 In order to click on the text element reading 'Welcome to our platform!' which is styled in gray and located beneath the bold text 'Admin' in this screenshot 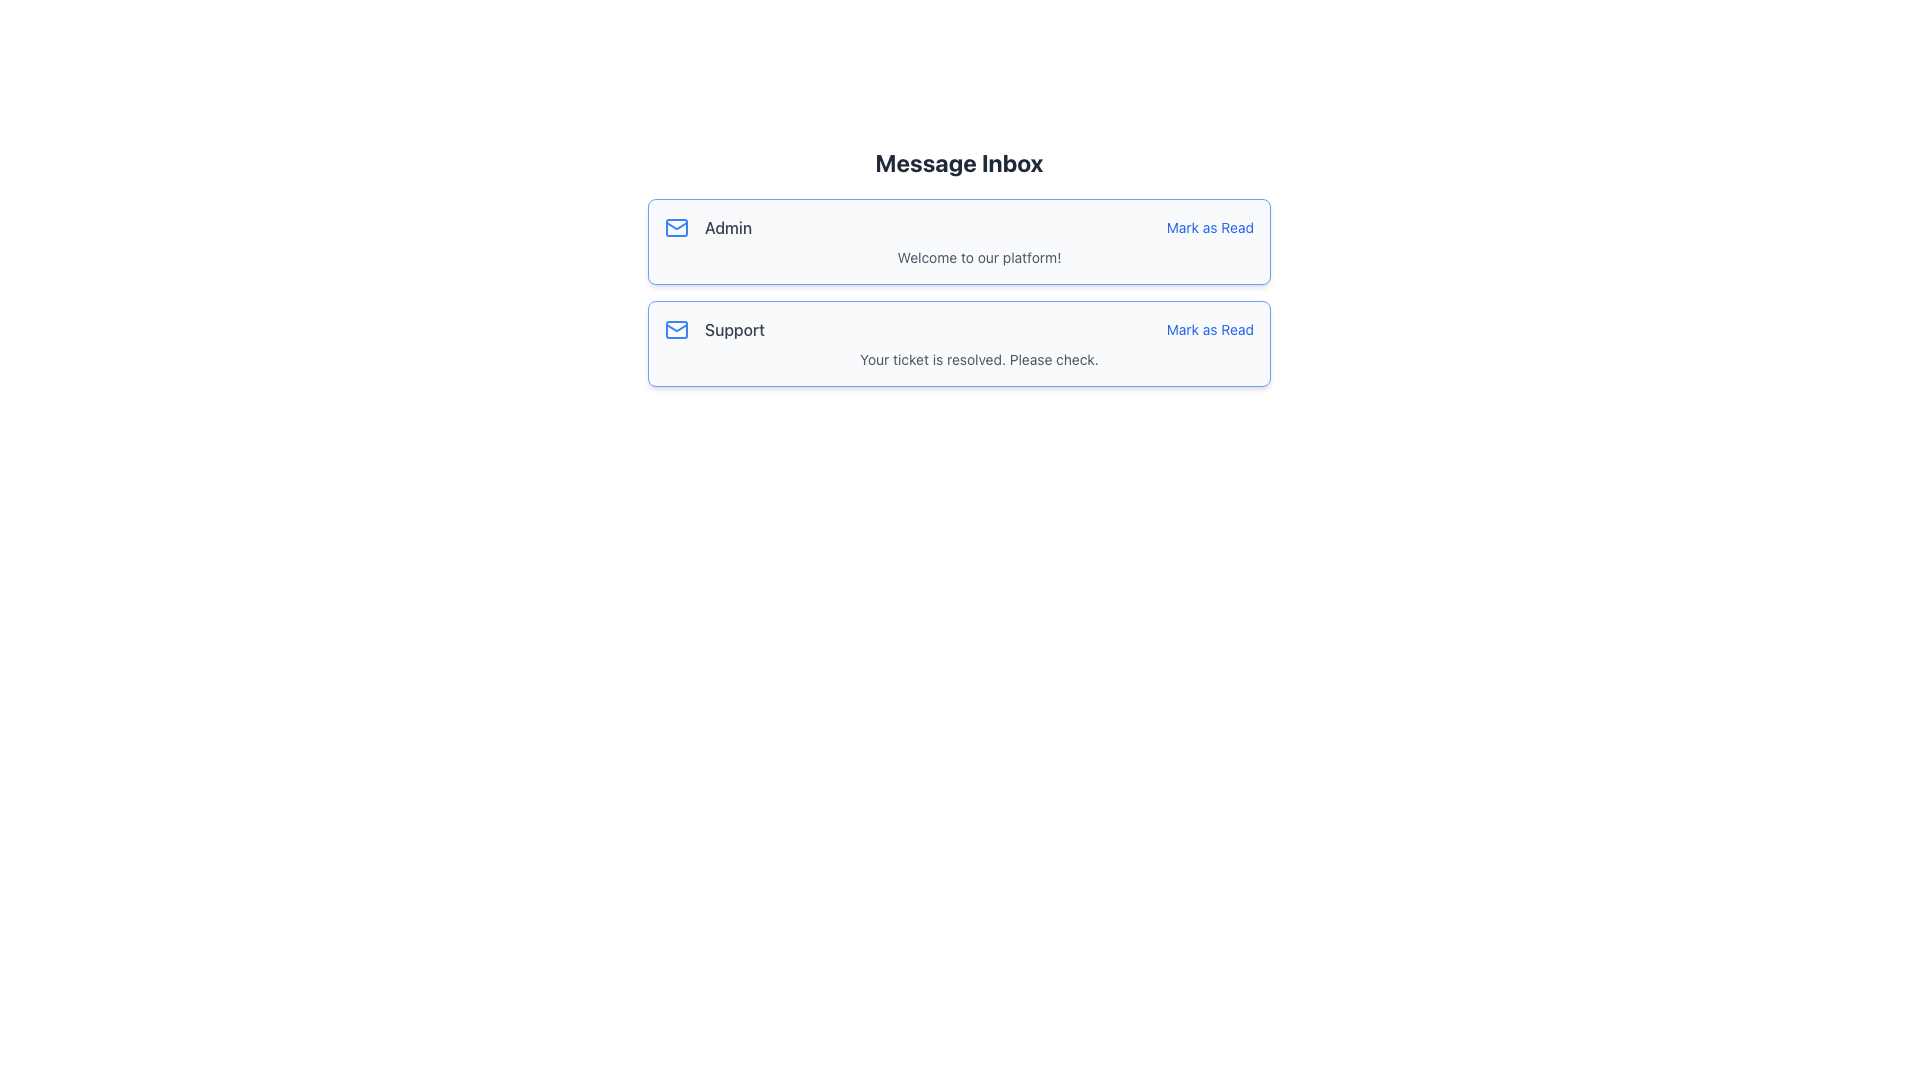, I will do `click(979, 257)`.